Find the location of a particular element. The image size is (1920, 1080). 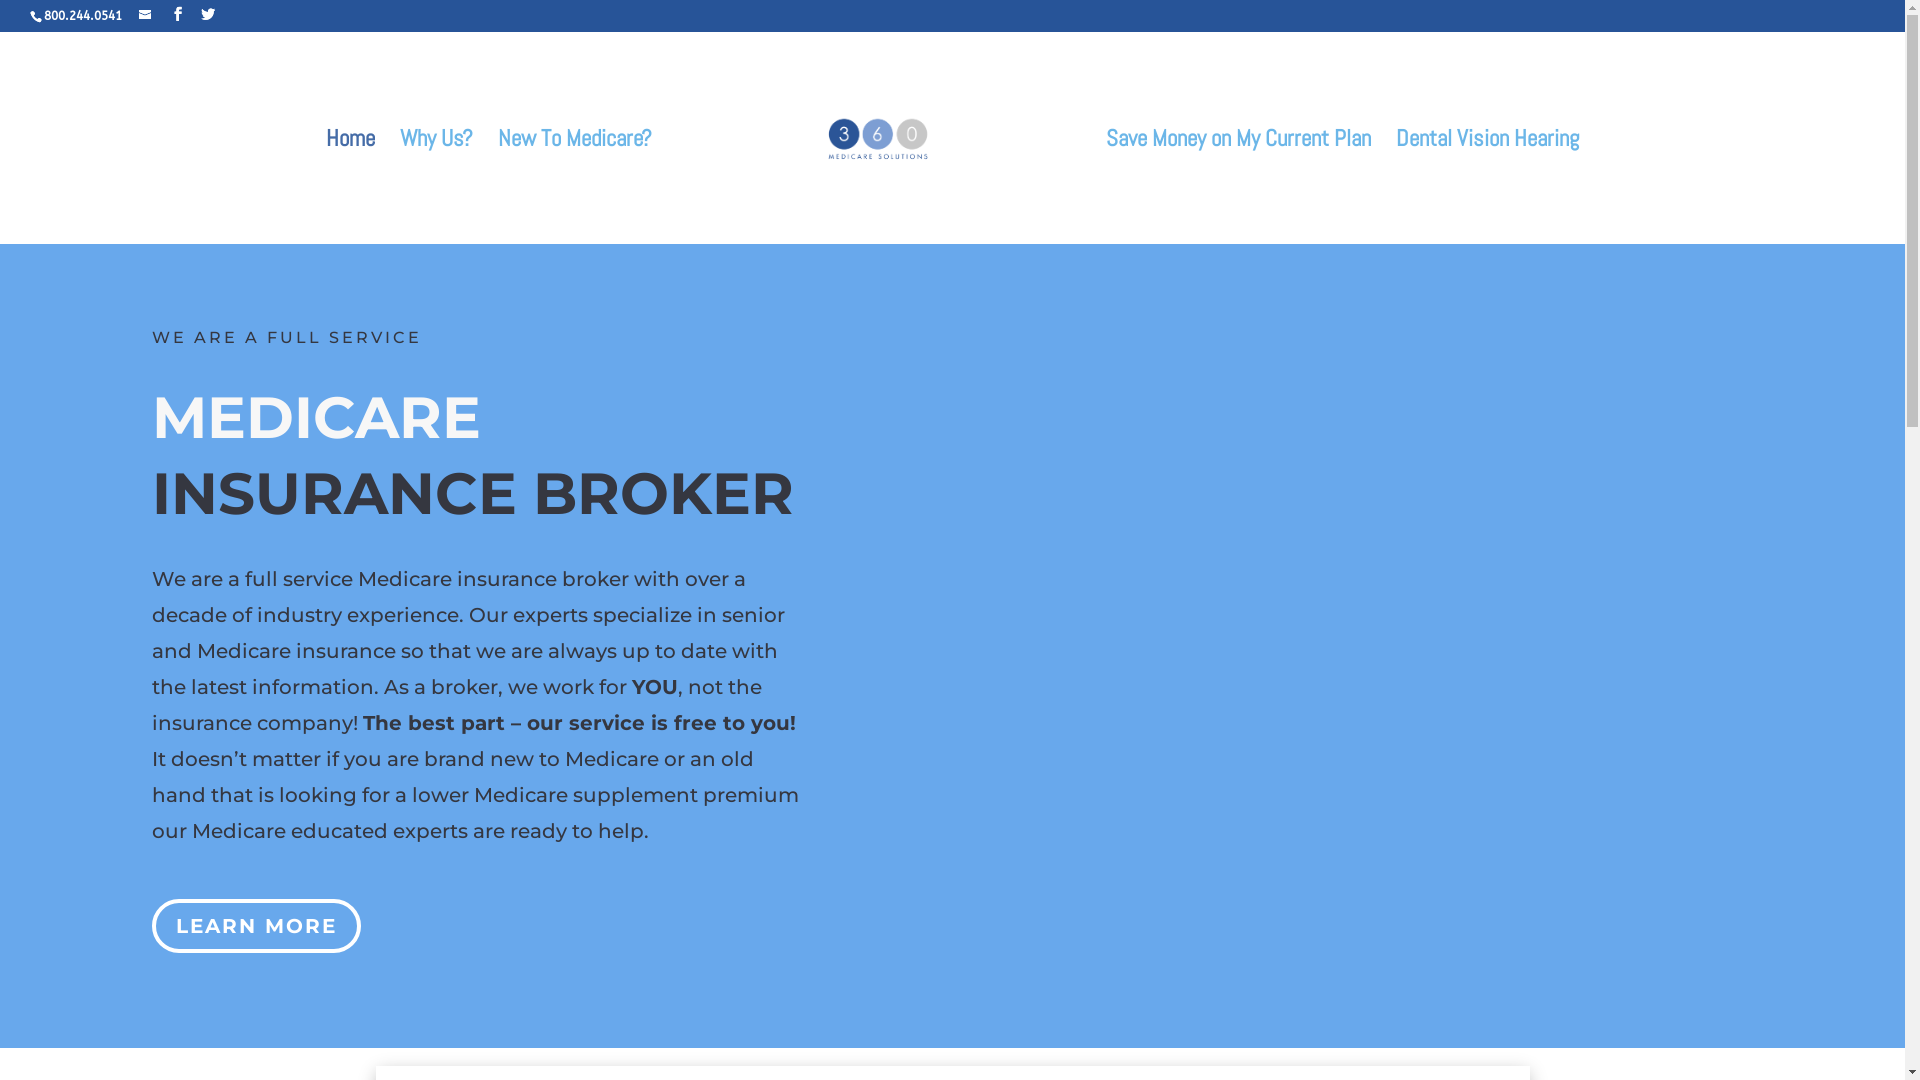

'LEARN MORE' is located at coordinates (255, 925).